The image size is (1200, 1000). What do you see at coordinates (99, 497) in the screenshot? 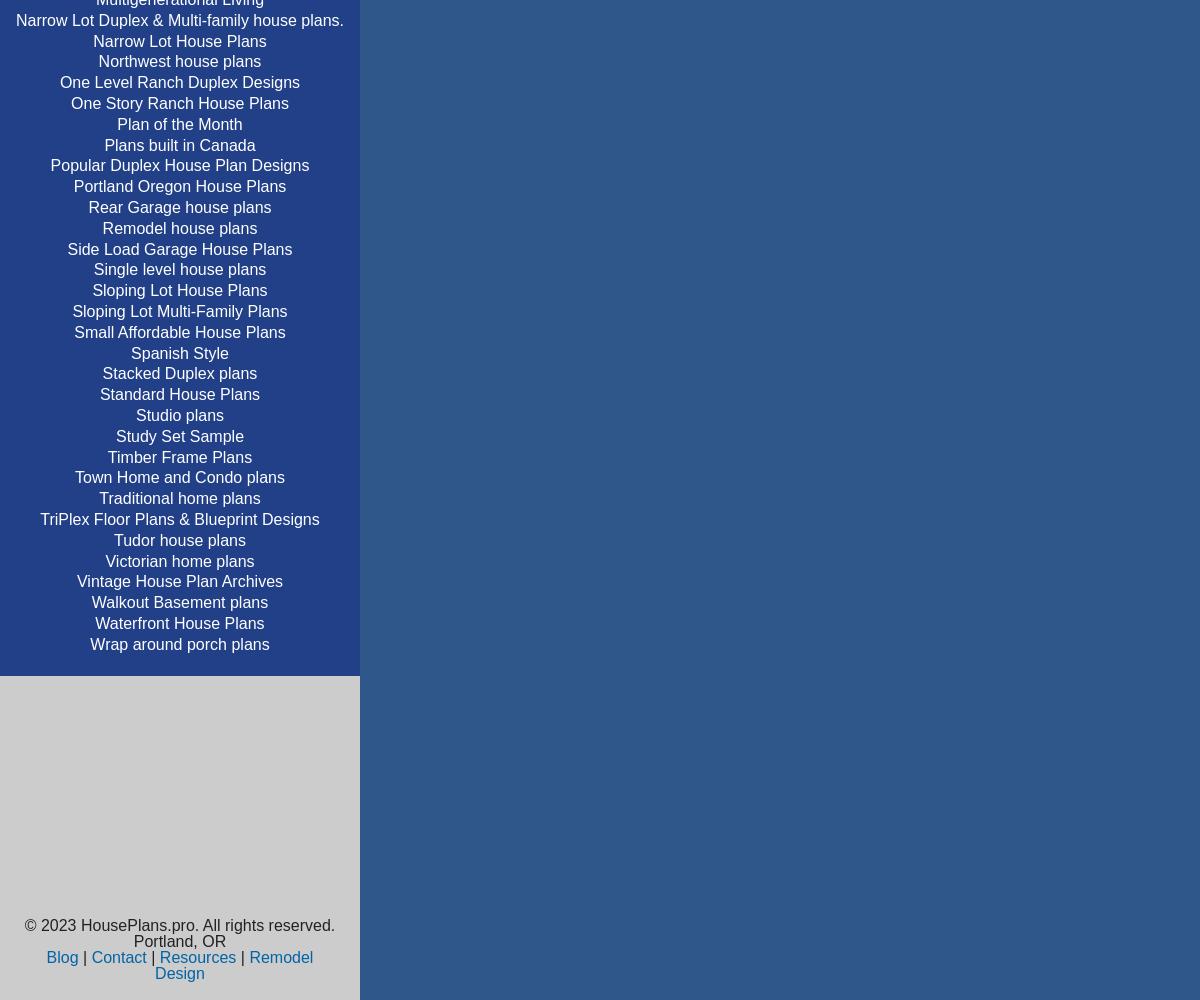
I see `'Traditional home plans'` at bounding box center [99, 497].